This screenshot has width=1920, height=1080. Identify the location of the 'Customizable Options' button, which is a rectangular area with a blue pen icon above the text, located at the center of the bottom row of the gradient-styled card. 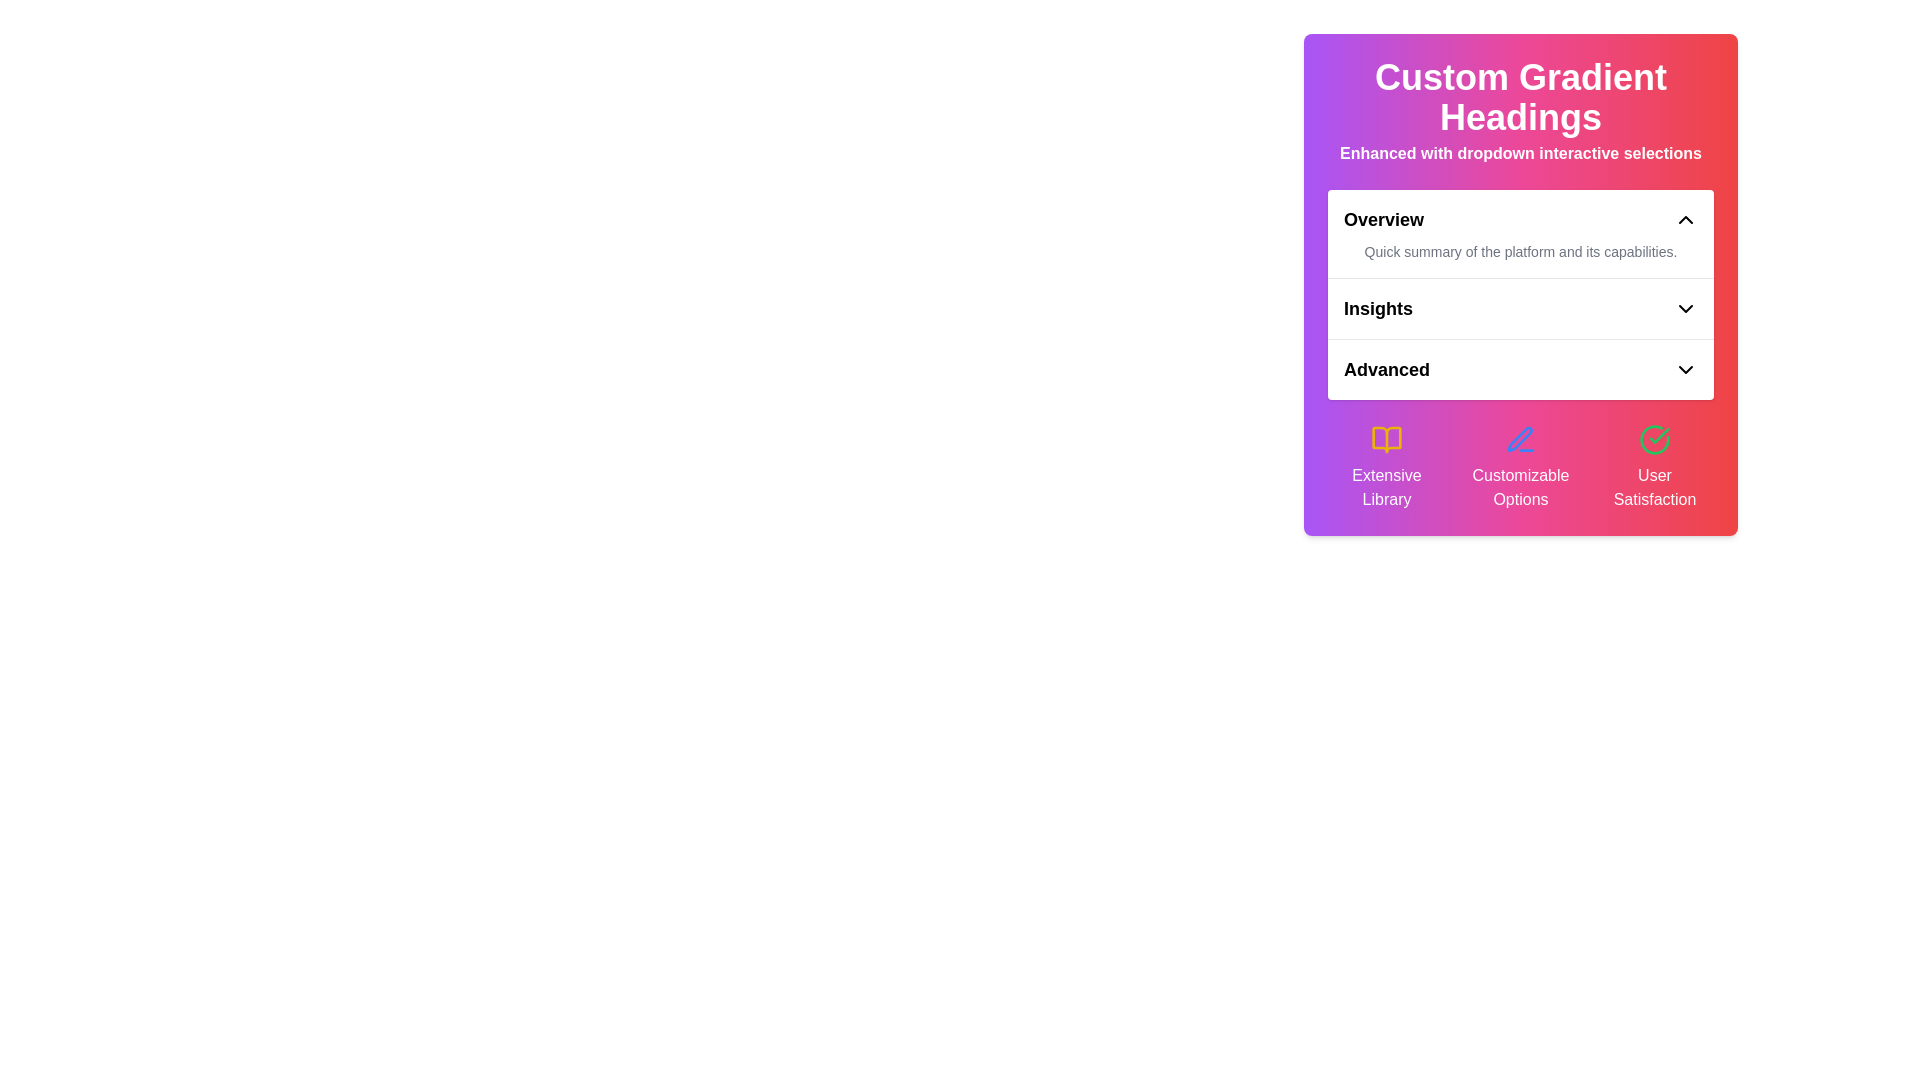
(1520, 467).